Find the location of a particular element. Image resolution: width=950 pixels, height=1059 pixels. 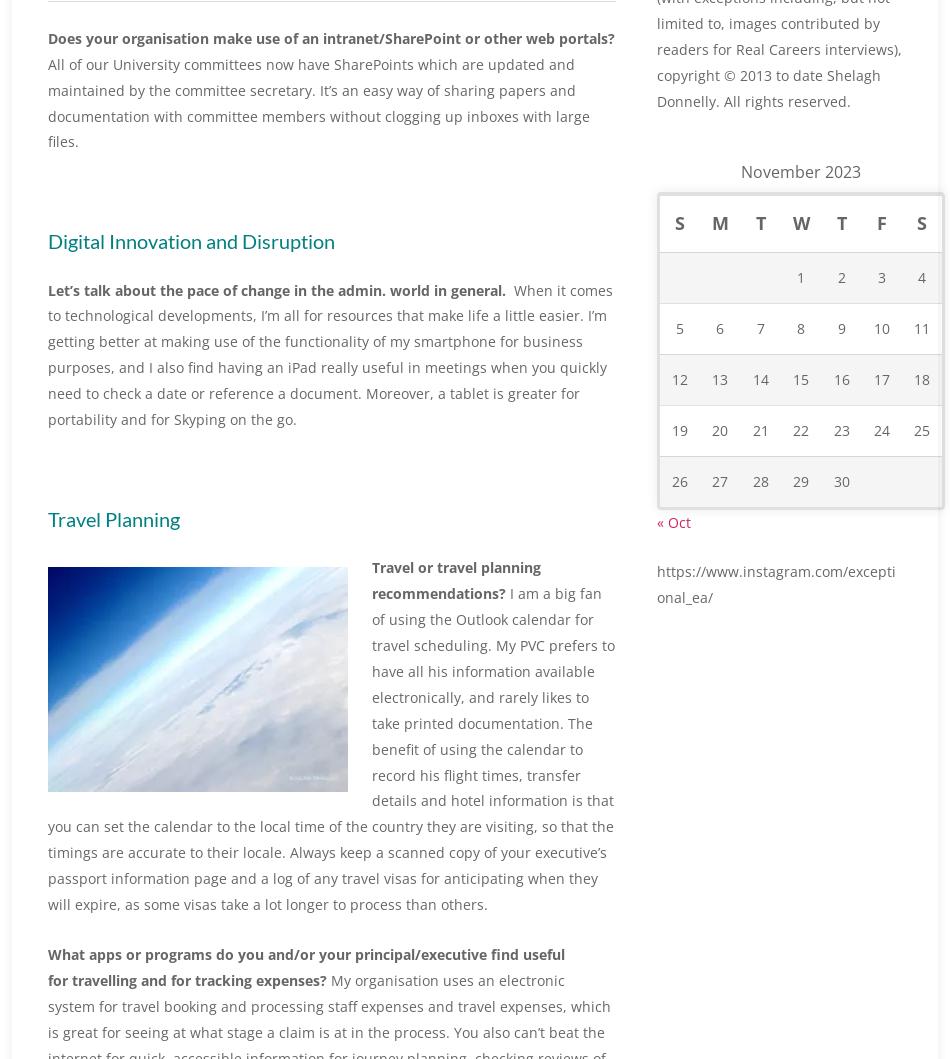

'Travel Planning' is located at coordinates (47, 517).